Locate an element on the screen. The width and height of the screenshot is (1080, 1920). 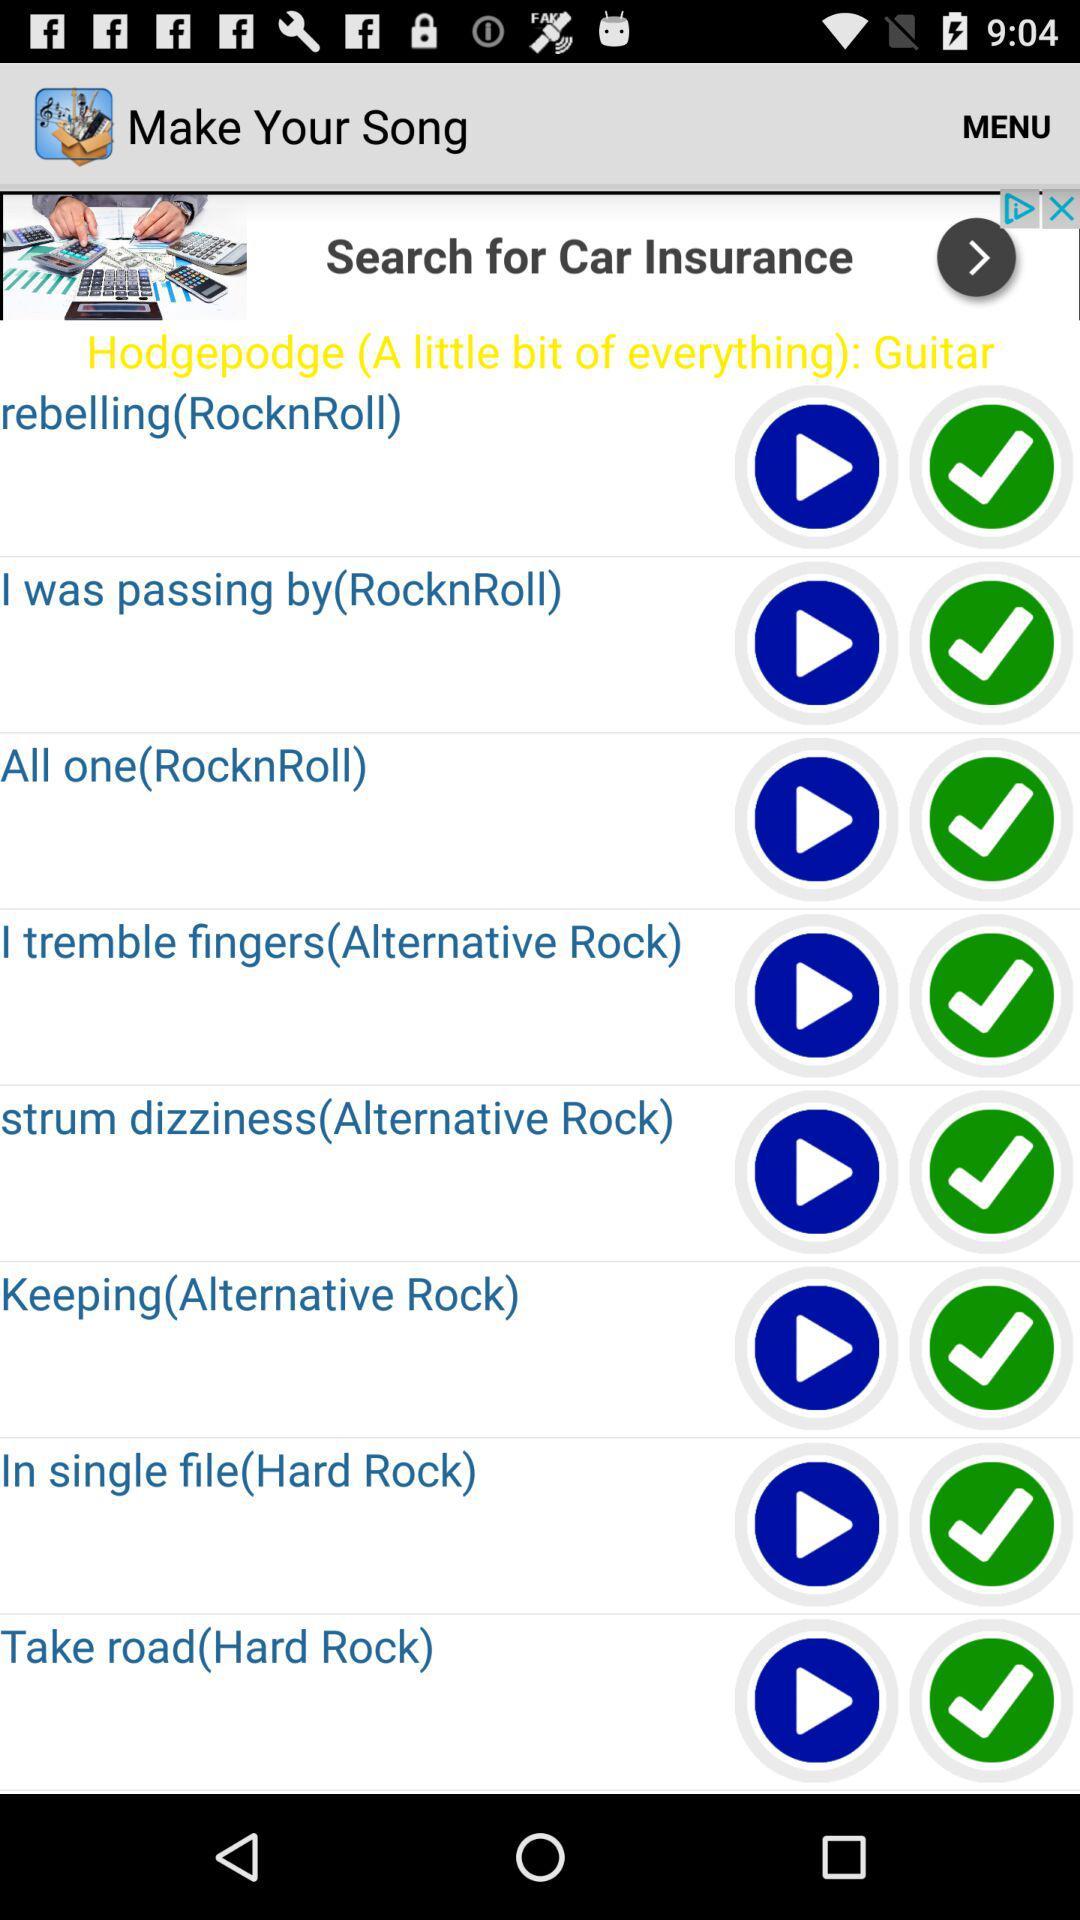
salt is located at coordinates (992, 644).